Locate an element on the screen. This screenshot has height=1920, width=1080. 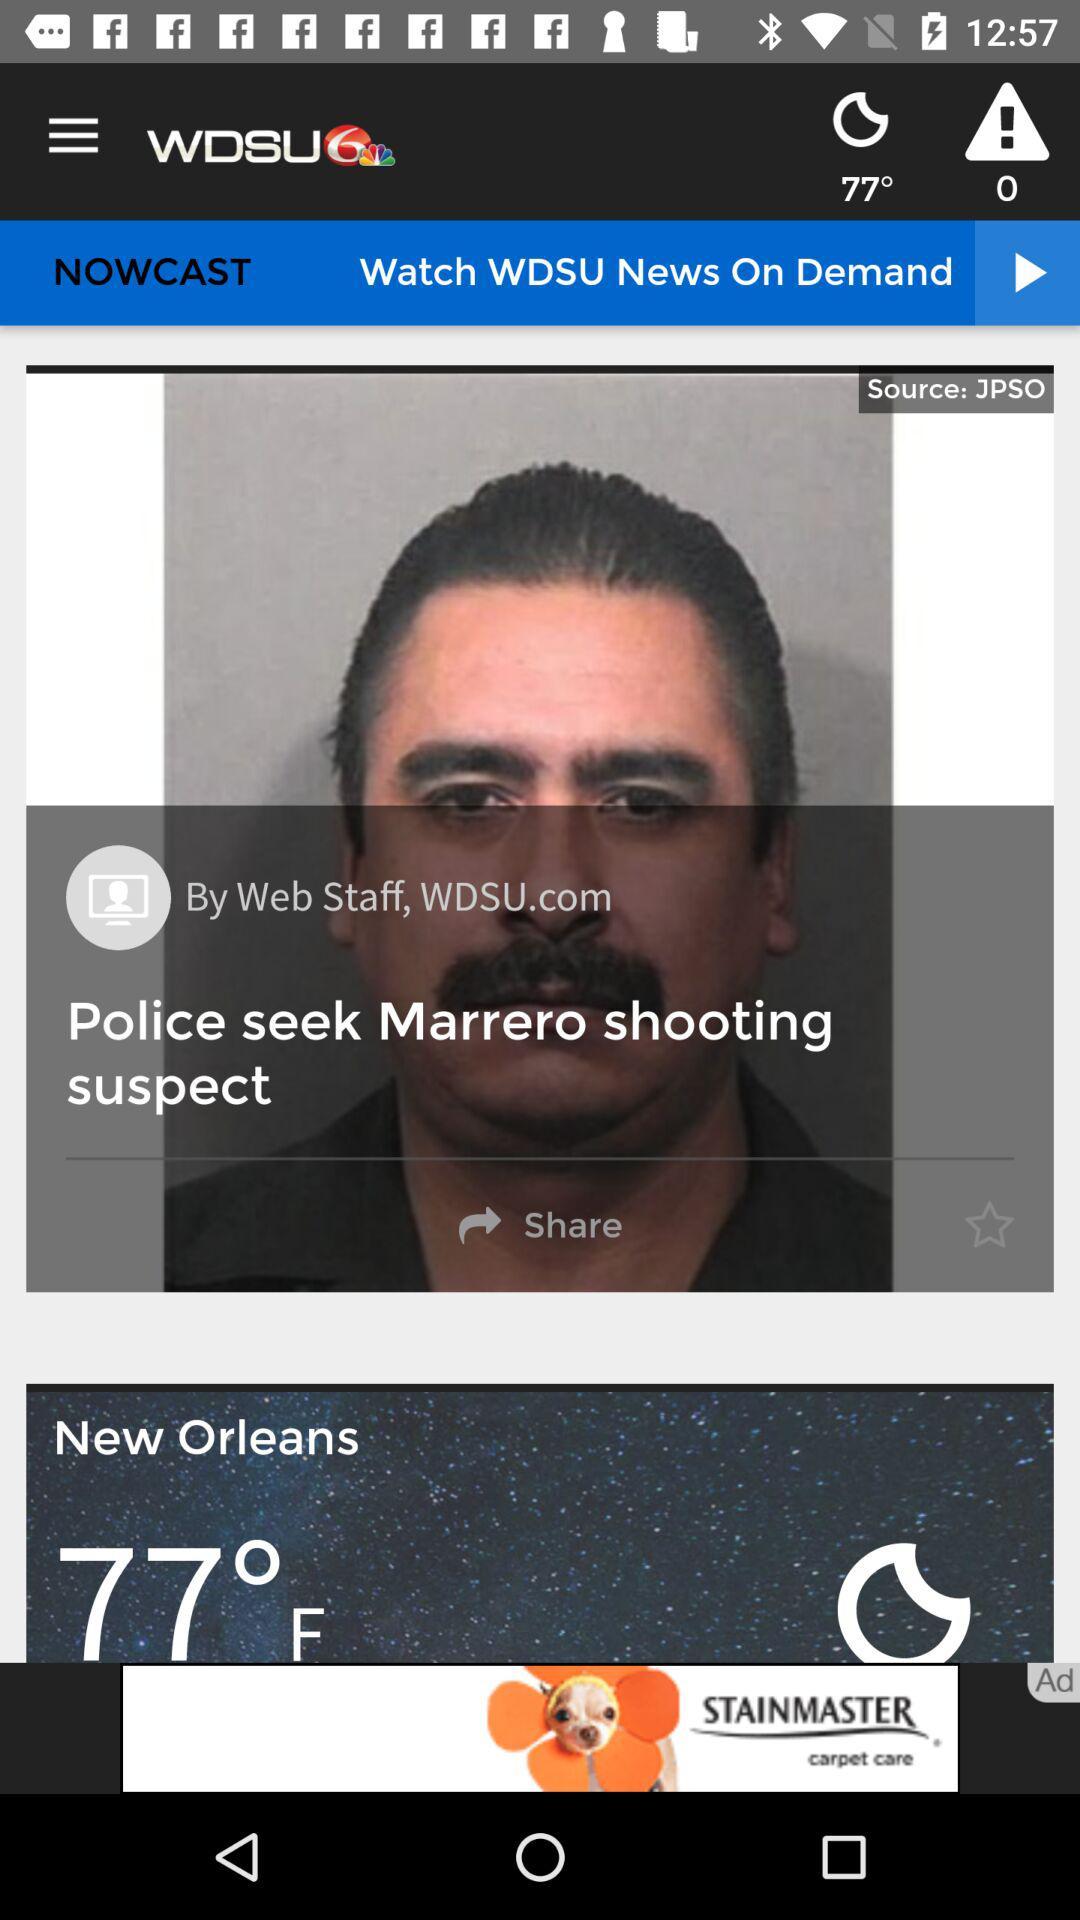
the menu icon is located at coordinates (72, 135).